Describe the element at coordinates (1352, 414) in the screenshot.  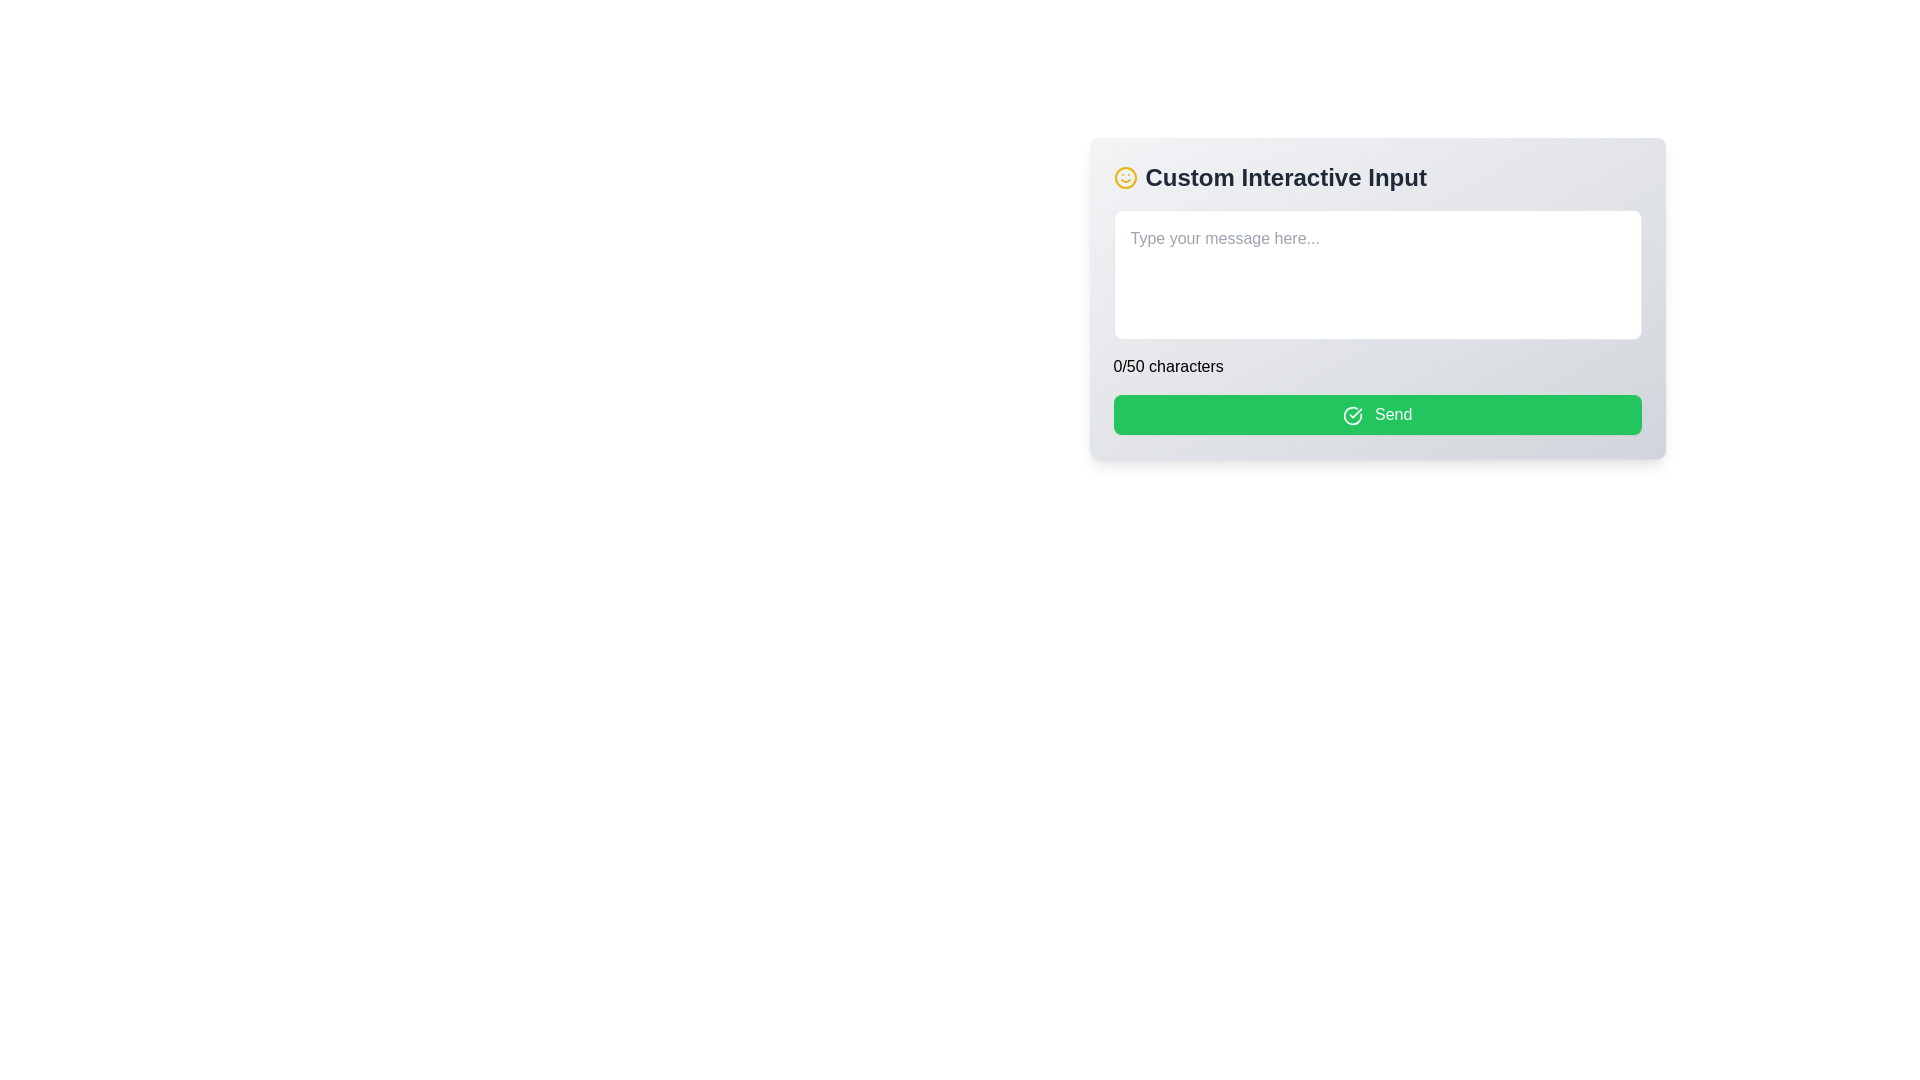
I see `the circular SVG icon located on the right side of the interface near the green 'Send' button` at that location.